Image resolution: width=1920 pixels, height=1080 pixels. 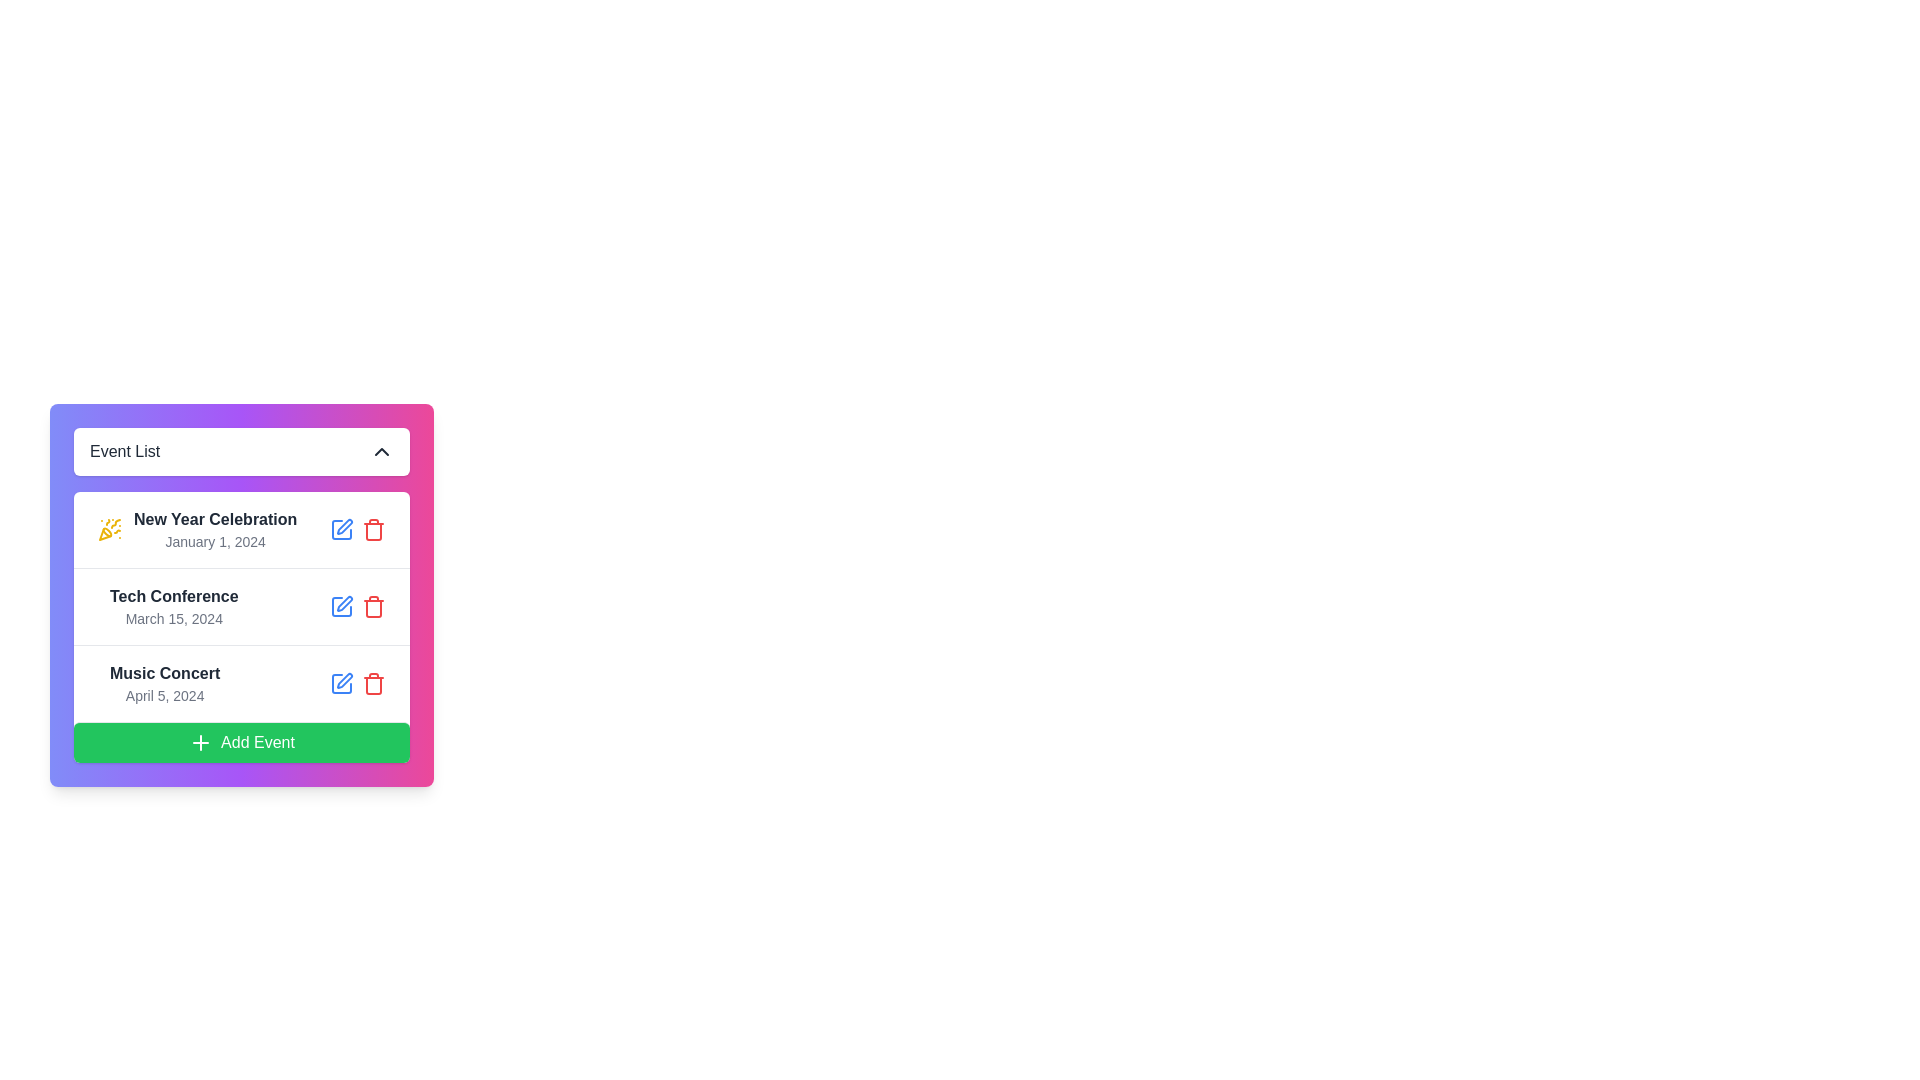 What do you see at coordinates (341, 605) in the screenshot?
I see `the edit icon button for the 'Tech Conference' event` at bounding box center [341, 605].